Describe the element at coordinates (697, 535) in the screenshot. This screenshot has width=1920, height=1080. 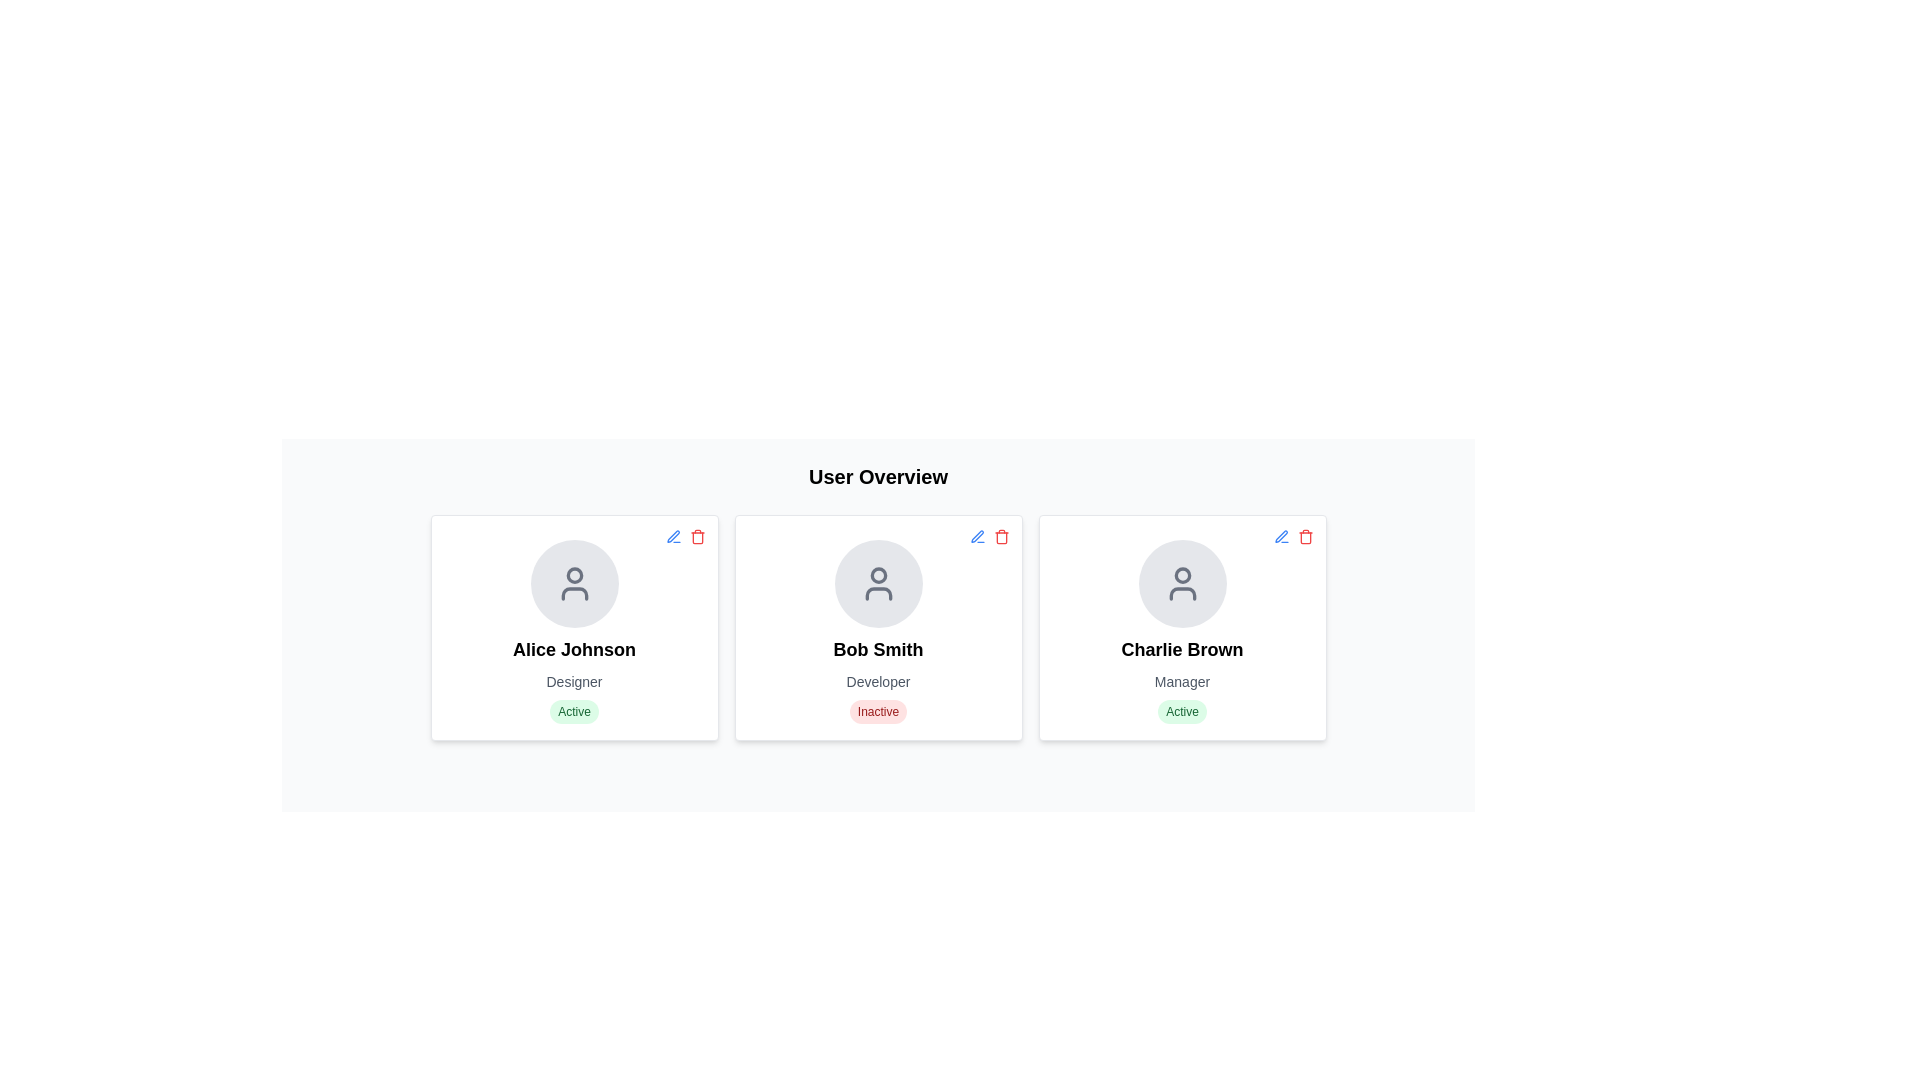
I see `the delete button located in the top right corner of the card labeled 'Alice Johnson', which is the second interactive element from the left following the blue pen icon` at that location.